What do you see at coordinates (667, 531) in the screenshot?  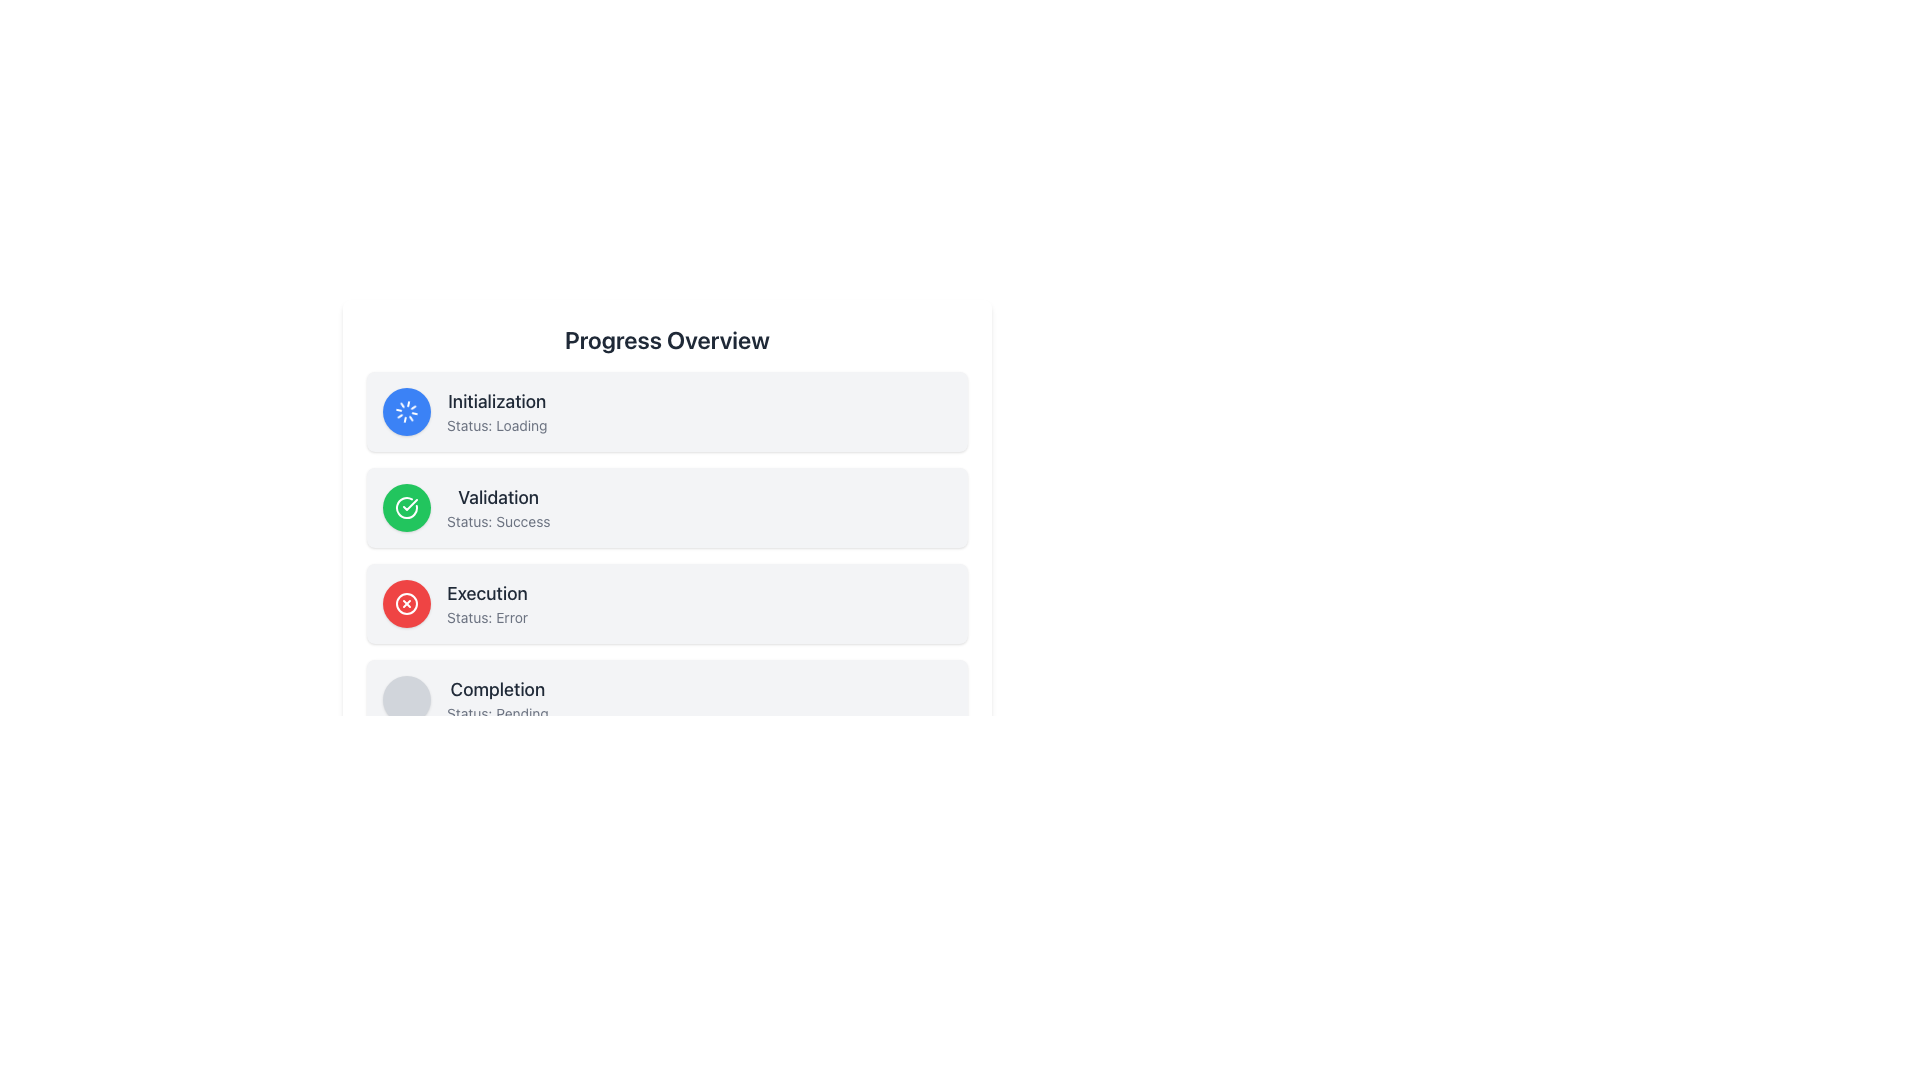 I see `the central progress overview panel to visually interpret the progress statuses it summarizes` at bounding box center [667, 531].